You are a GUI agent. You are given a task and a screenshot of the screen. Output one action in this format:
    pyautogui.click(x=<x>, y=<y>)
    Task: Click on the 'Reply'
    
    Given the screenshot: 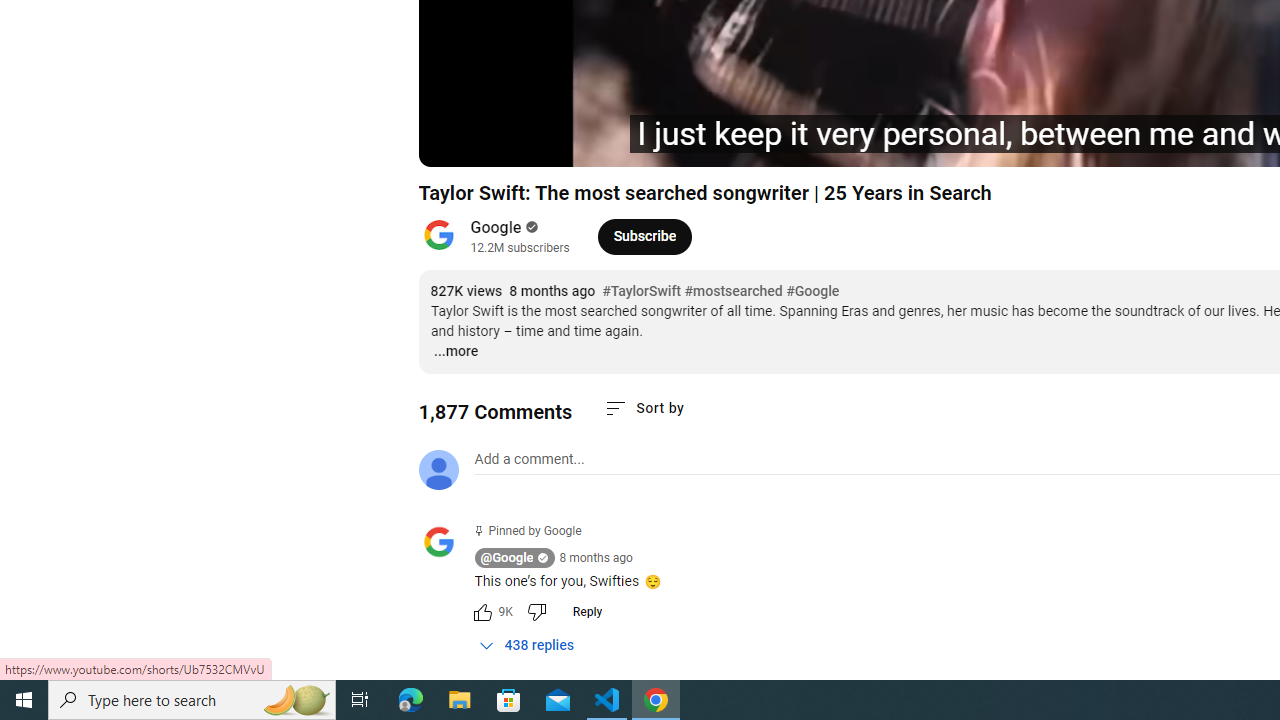 What is the action you would take?
    pyautogui.click(x=586, y=611)
    